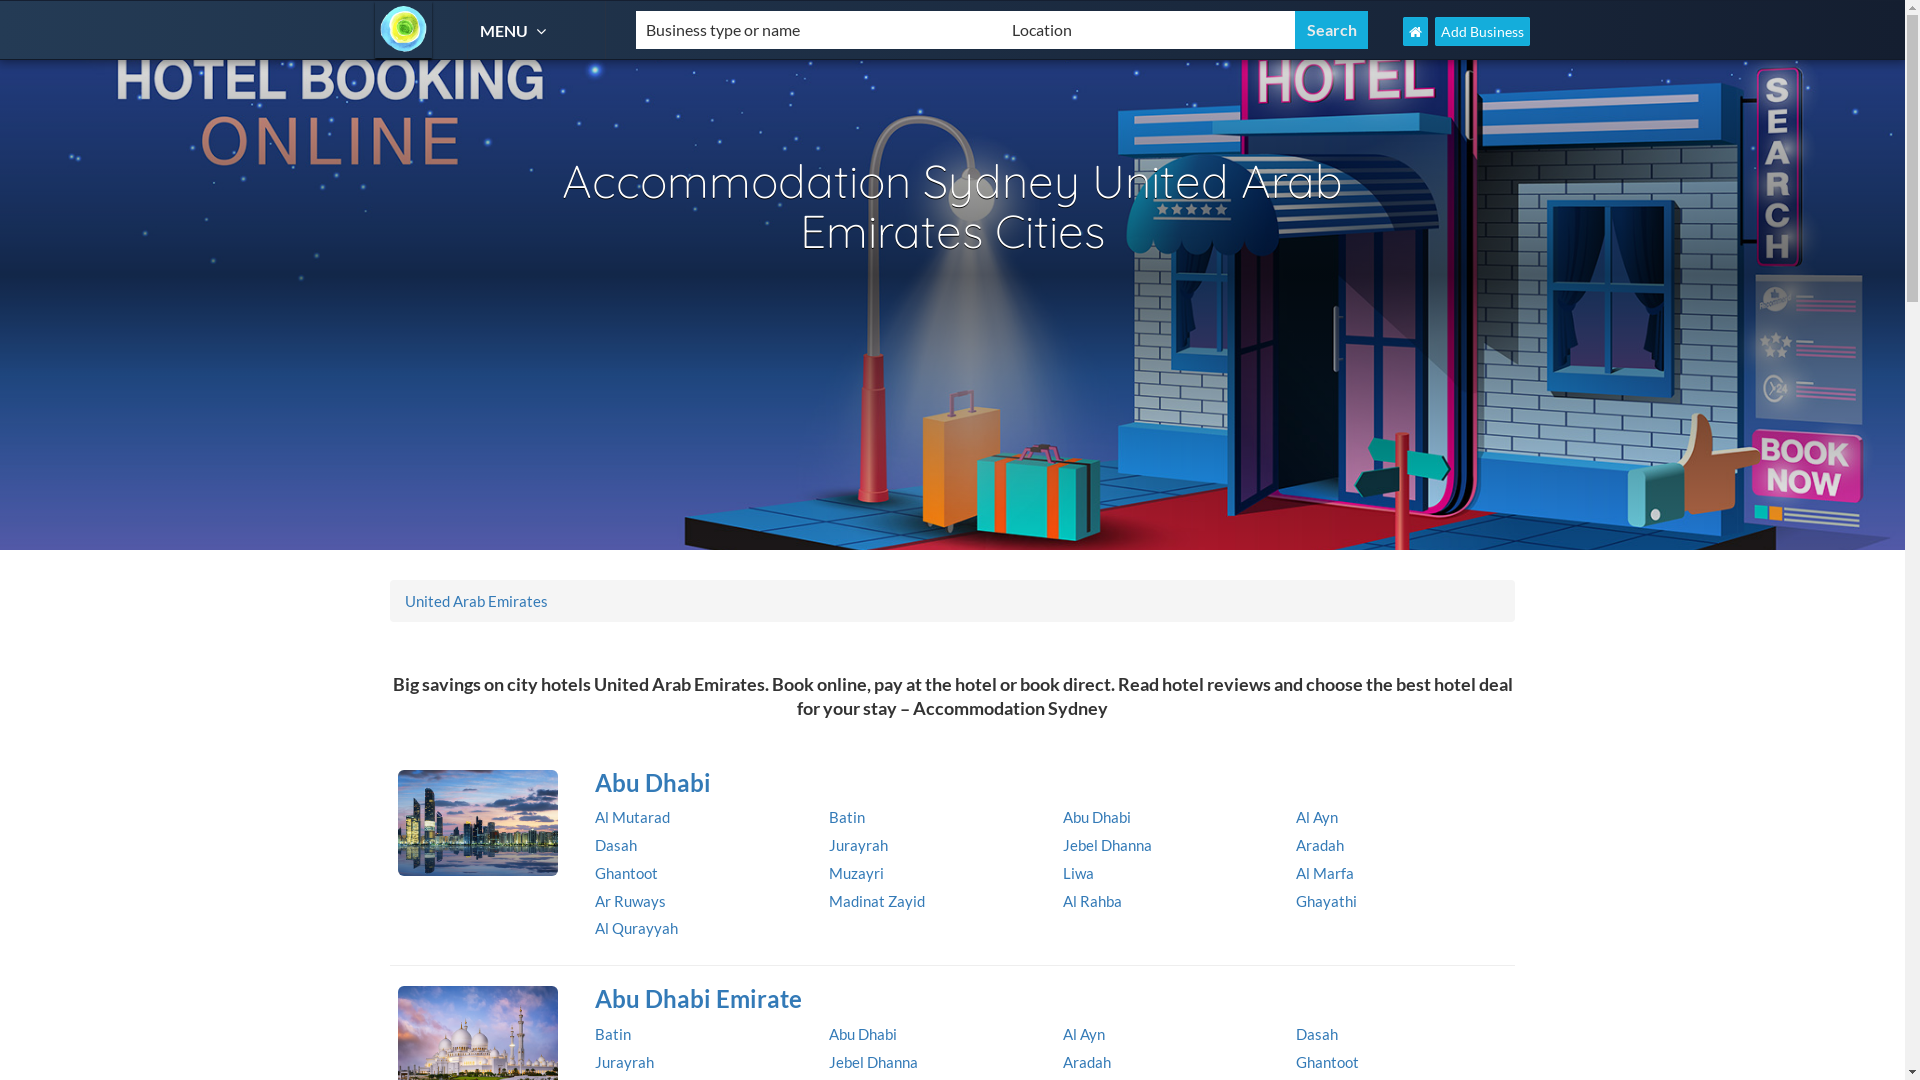  I want to click on 'Aradah', so click(1320, 844).